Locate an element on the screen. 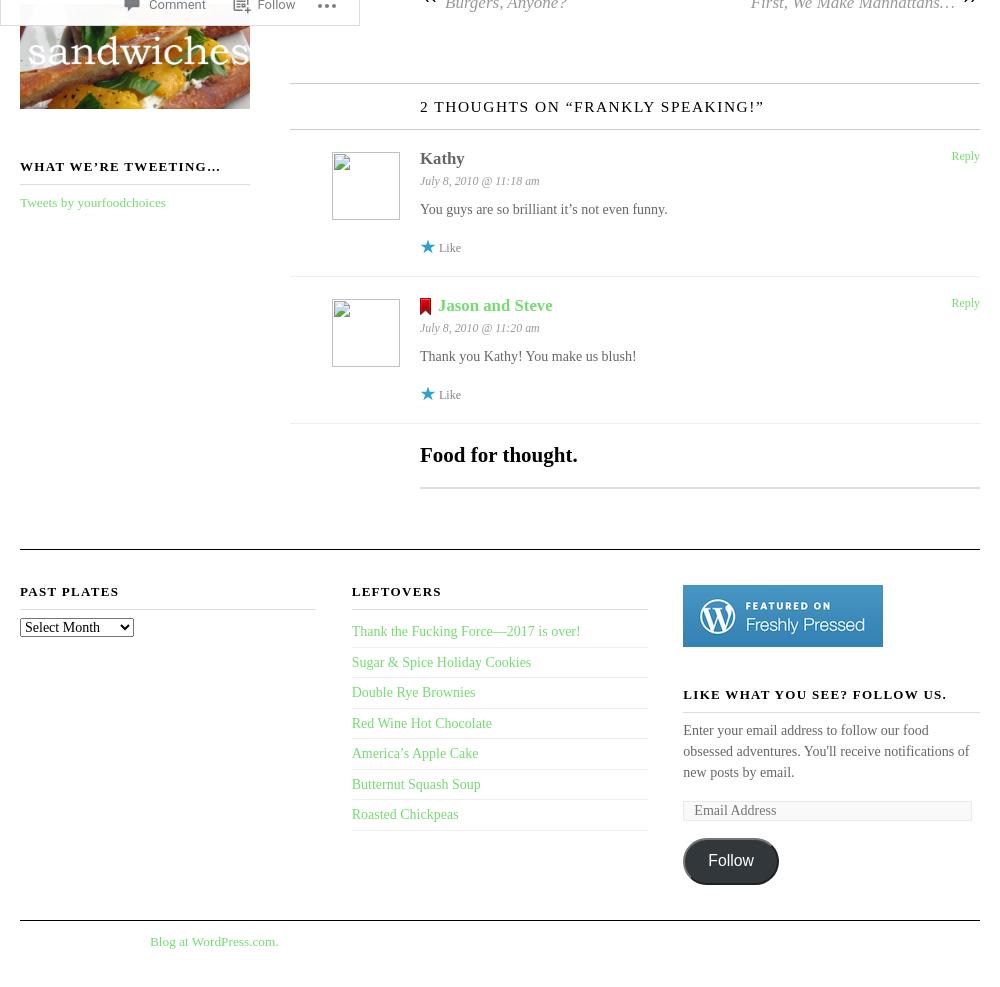 The image size is (1000, 987). 'Thank the Fucking Force—2017 is over!' is located at coordinates (350, 629).